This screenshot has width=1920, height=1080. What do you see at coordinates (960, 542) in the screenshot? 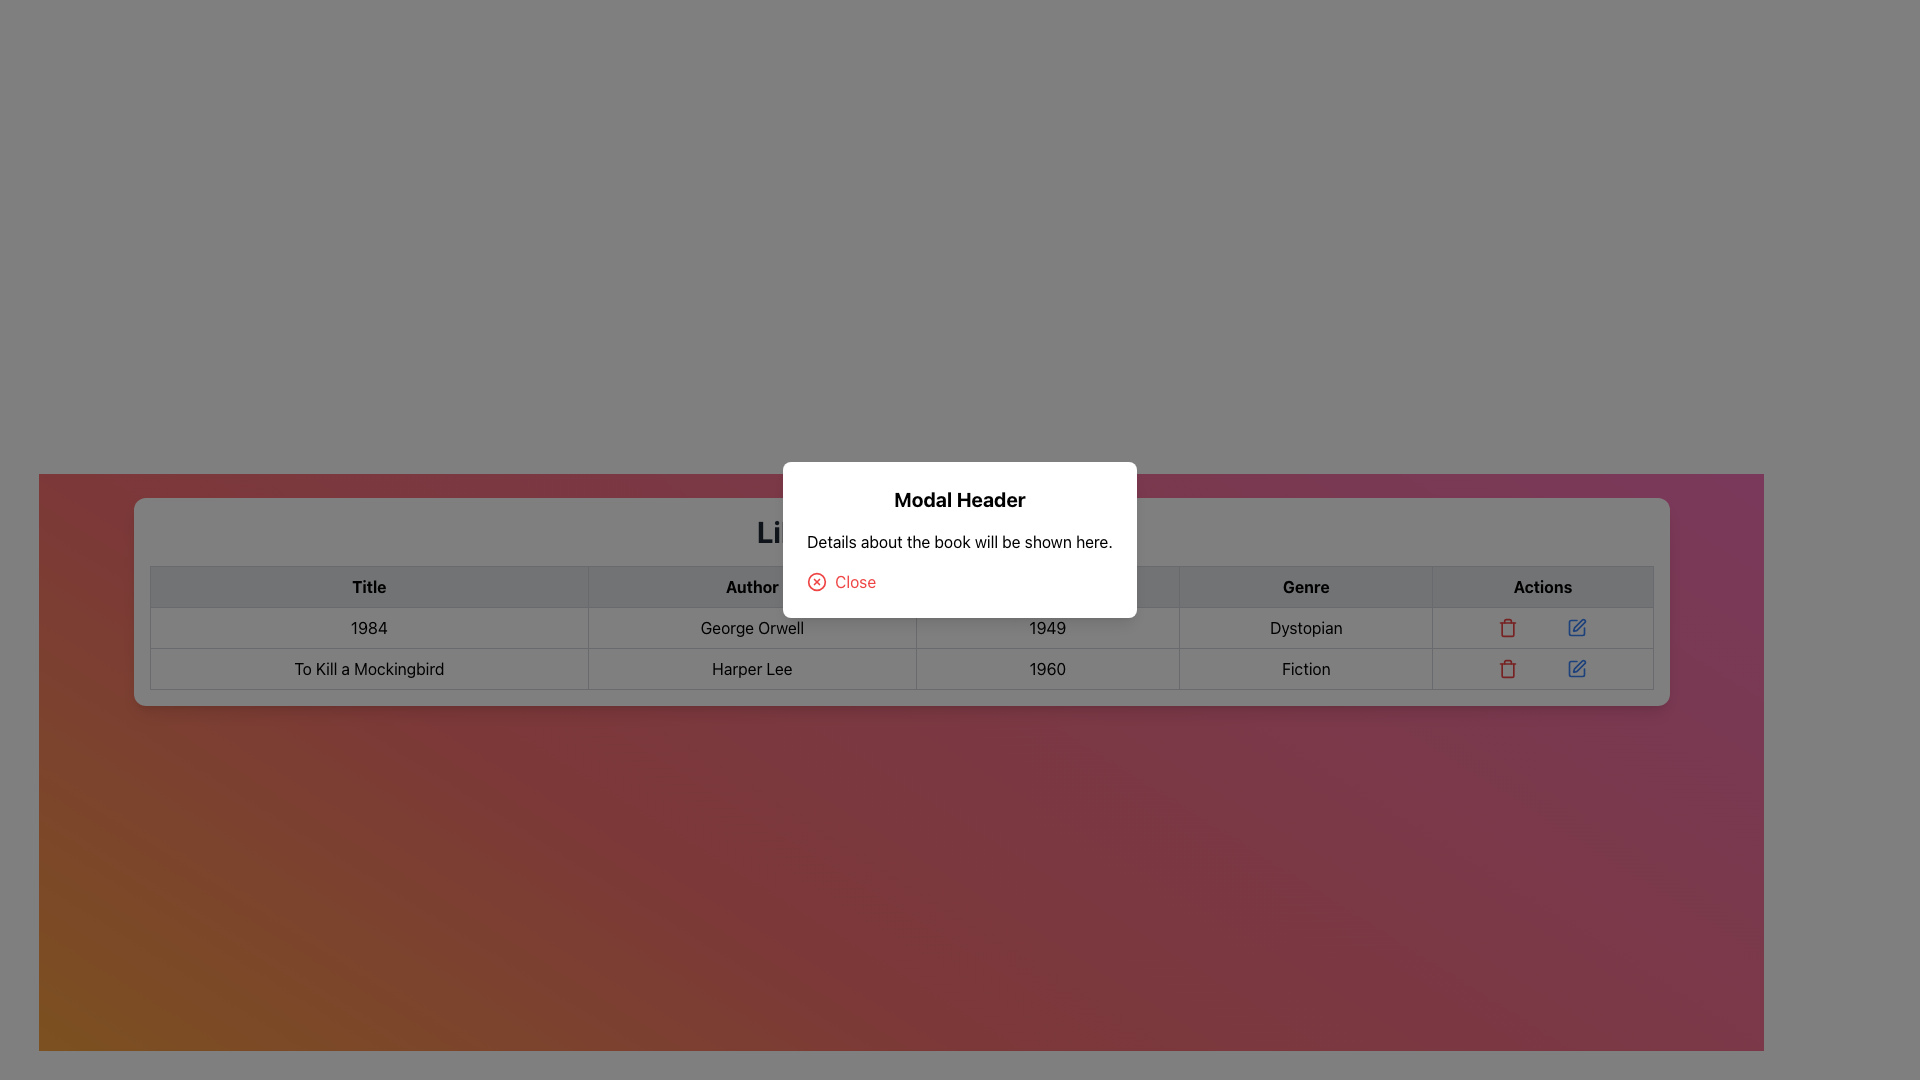
I see `the text label that indicates where book details will appear within the modal dialog, located below the 'Modal Header.'` at bounding box center [960, 542].